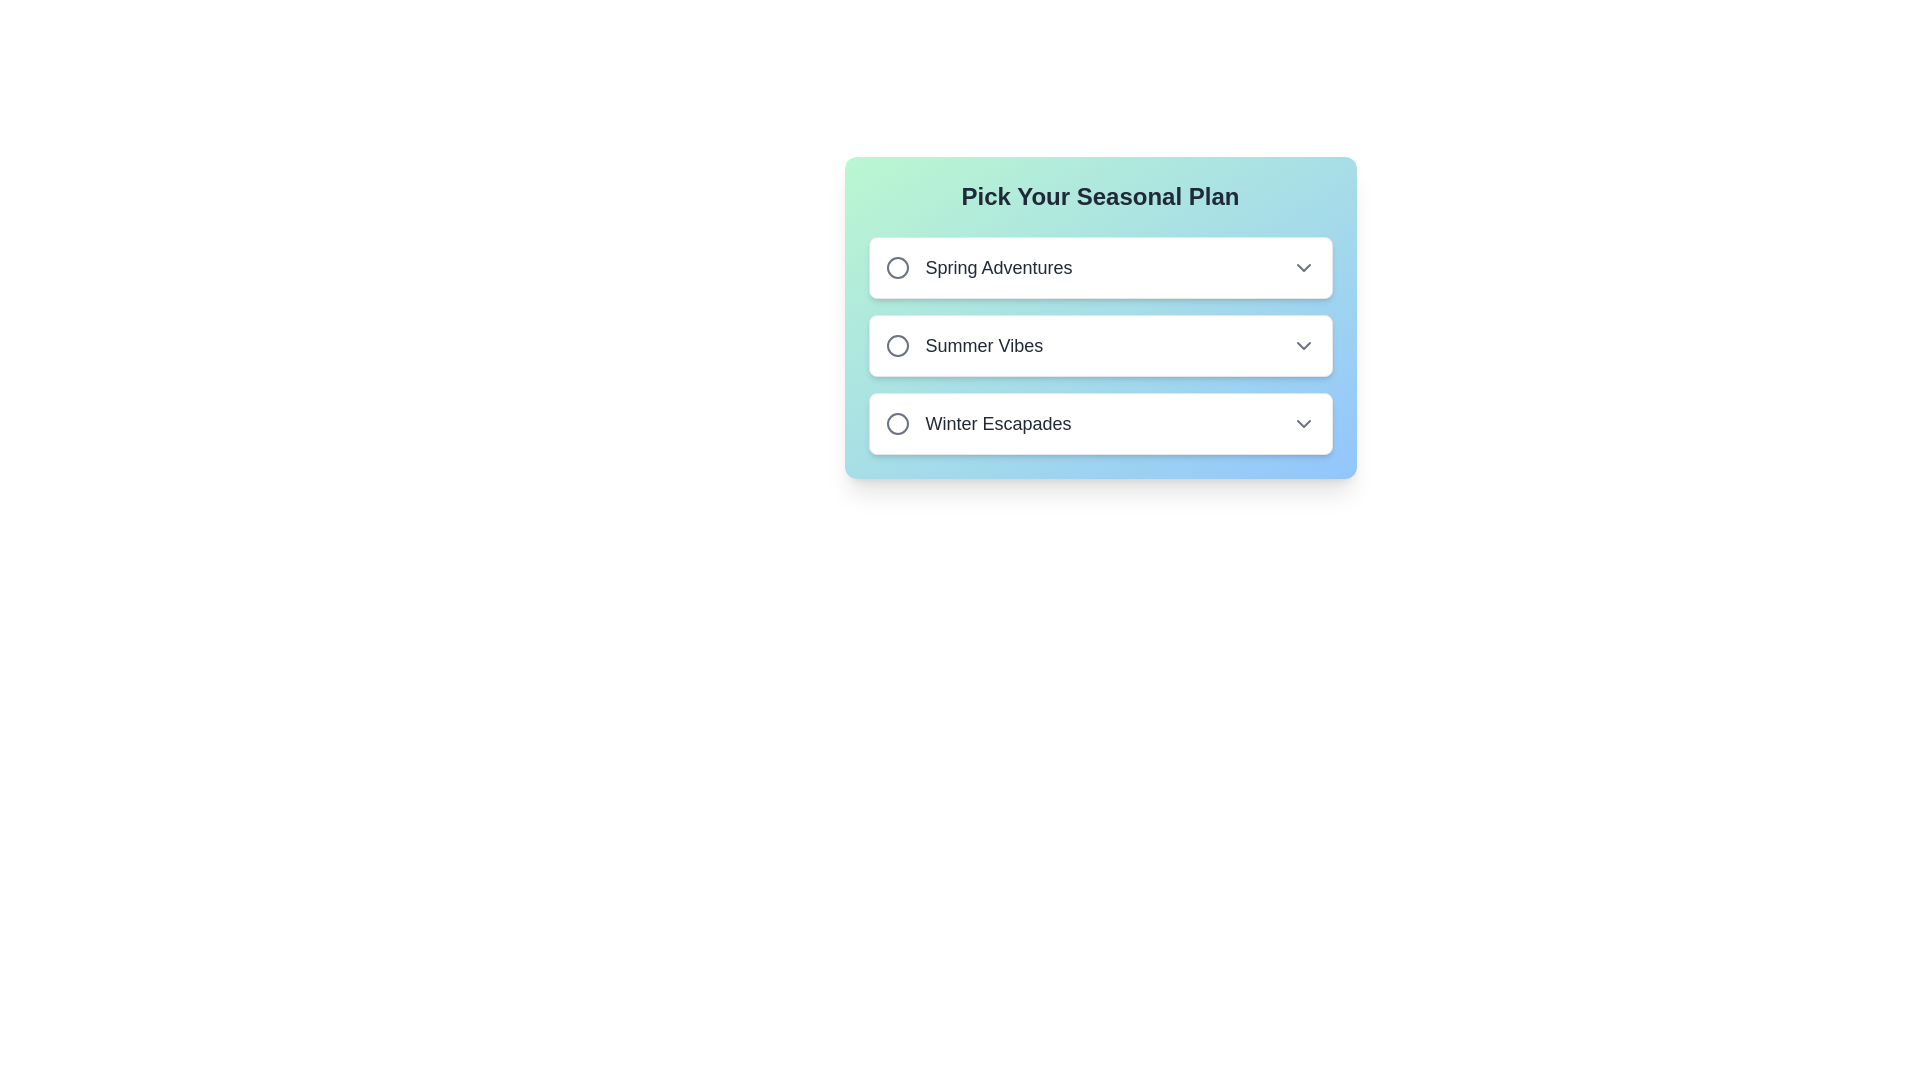 Image resolution: width=1920 pixels, height=1080 pixels. Describe the element at coordinates (1303, 345) in the screenshot. I see `the downward-pointing chevron icon indicating a dropdown menu next to the 'Summer Vibes' label` at that location.